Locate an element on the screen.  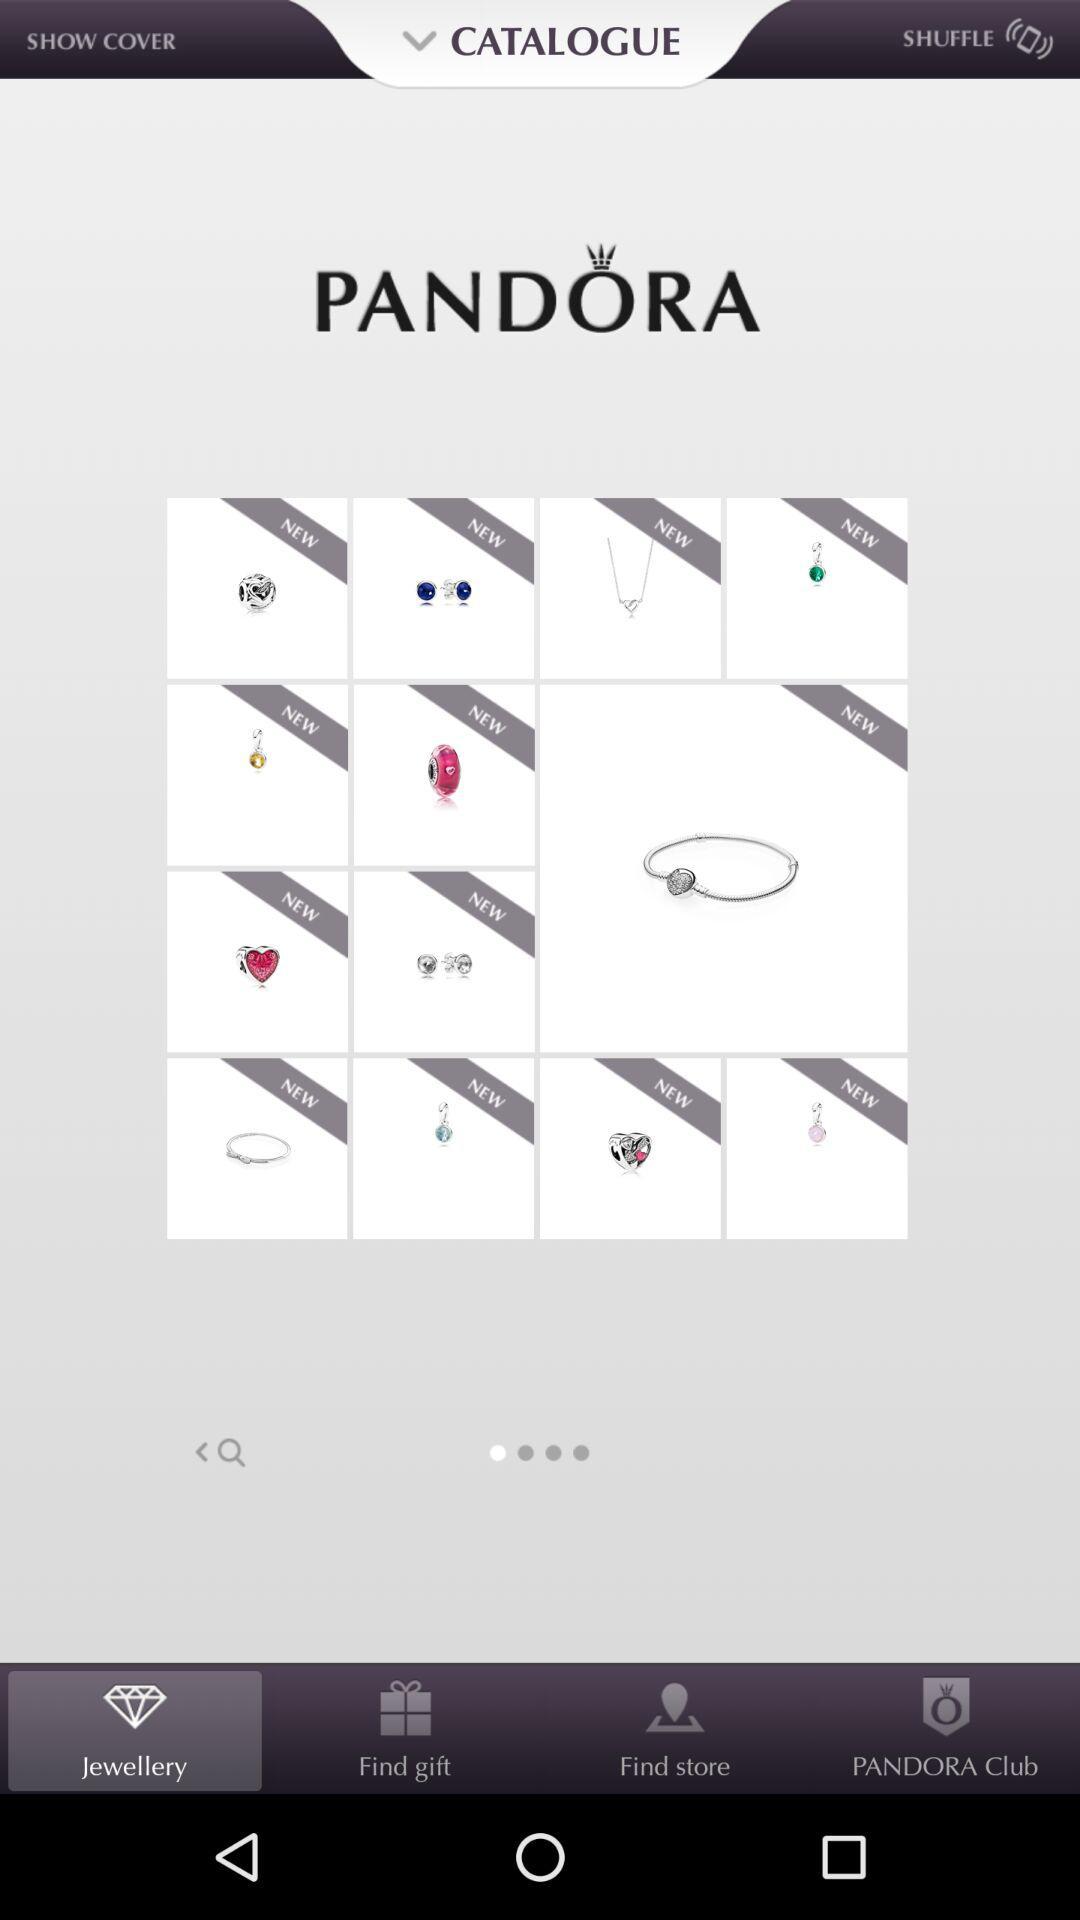
the add icon is located at coordinates (817, 628).